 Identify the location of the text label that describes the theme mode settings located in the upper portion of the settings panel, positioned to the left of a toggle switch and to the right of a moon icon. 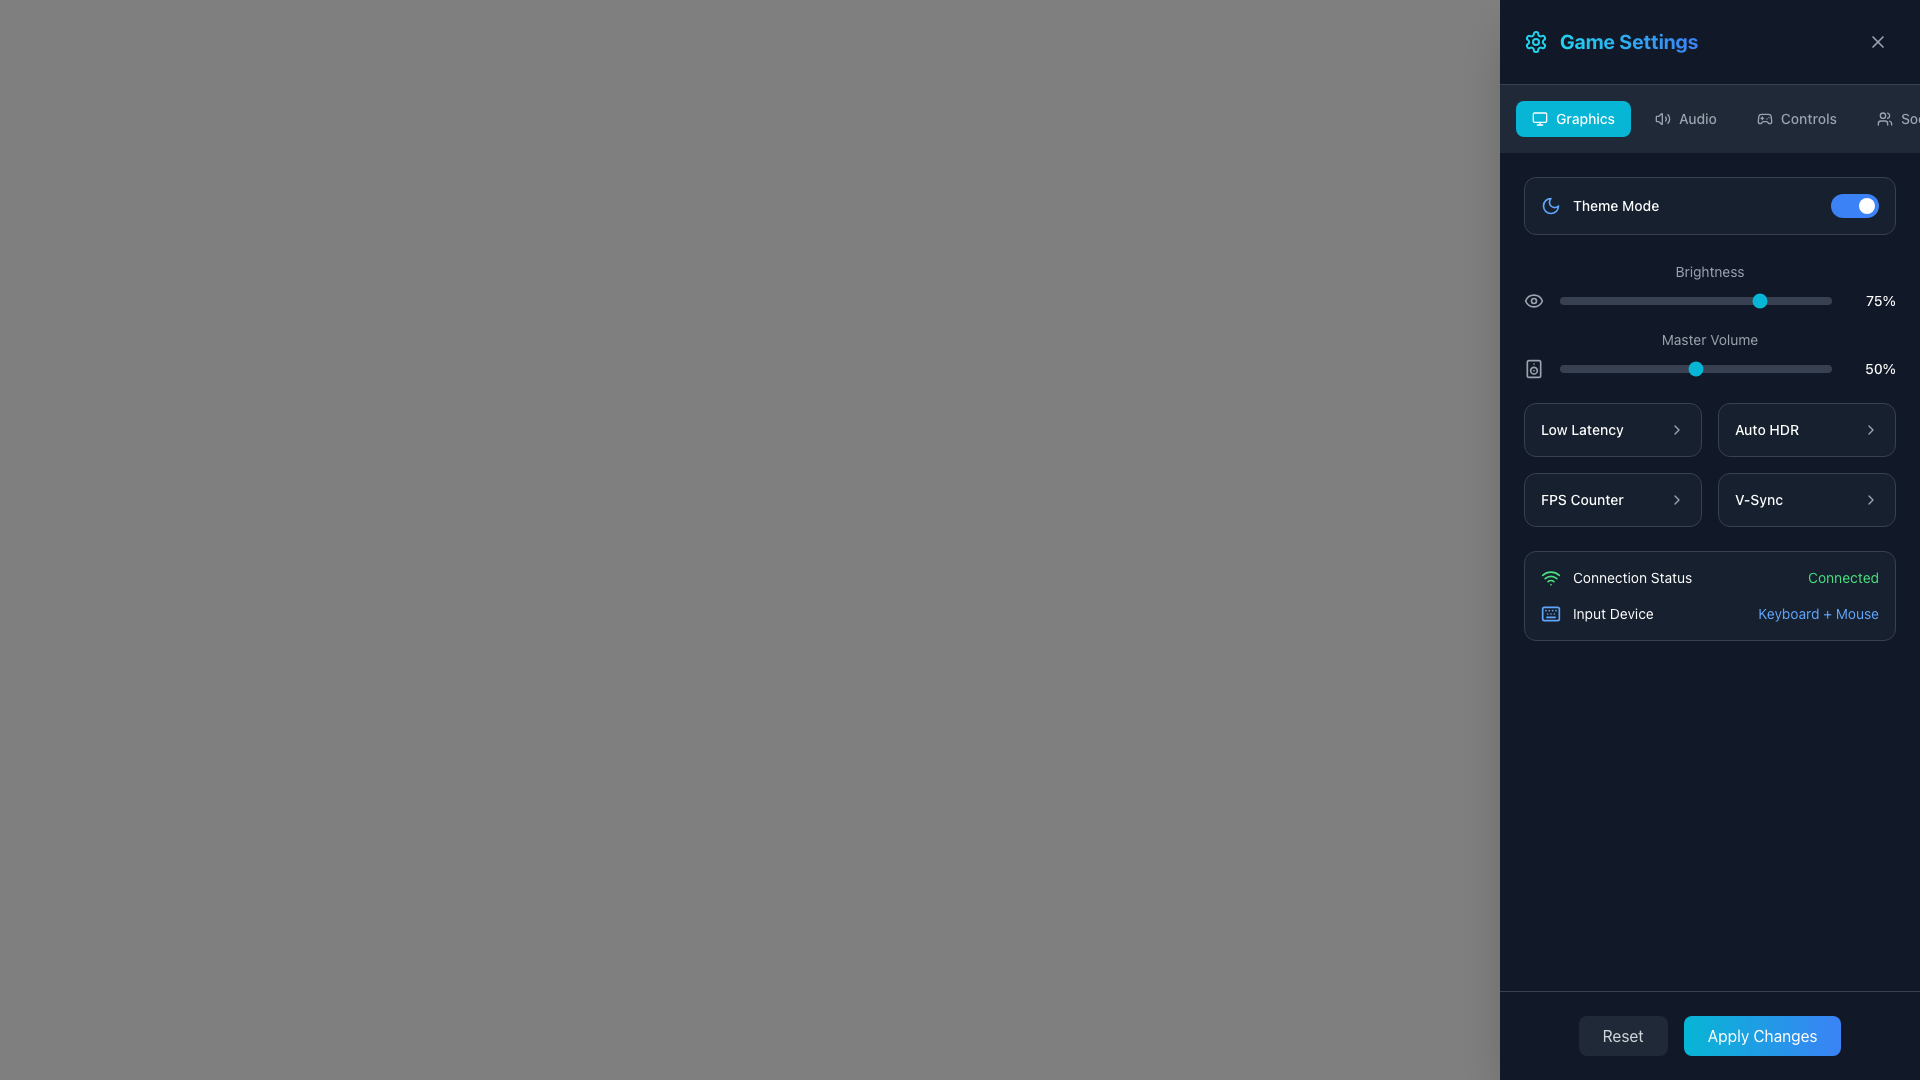
(1616, 205).